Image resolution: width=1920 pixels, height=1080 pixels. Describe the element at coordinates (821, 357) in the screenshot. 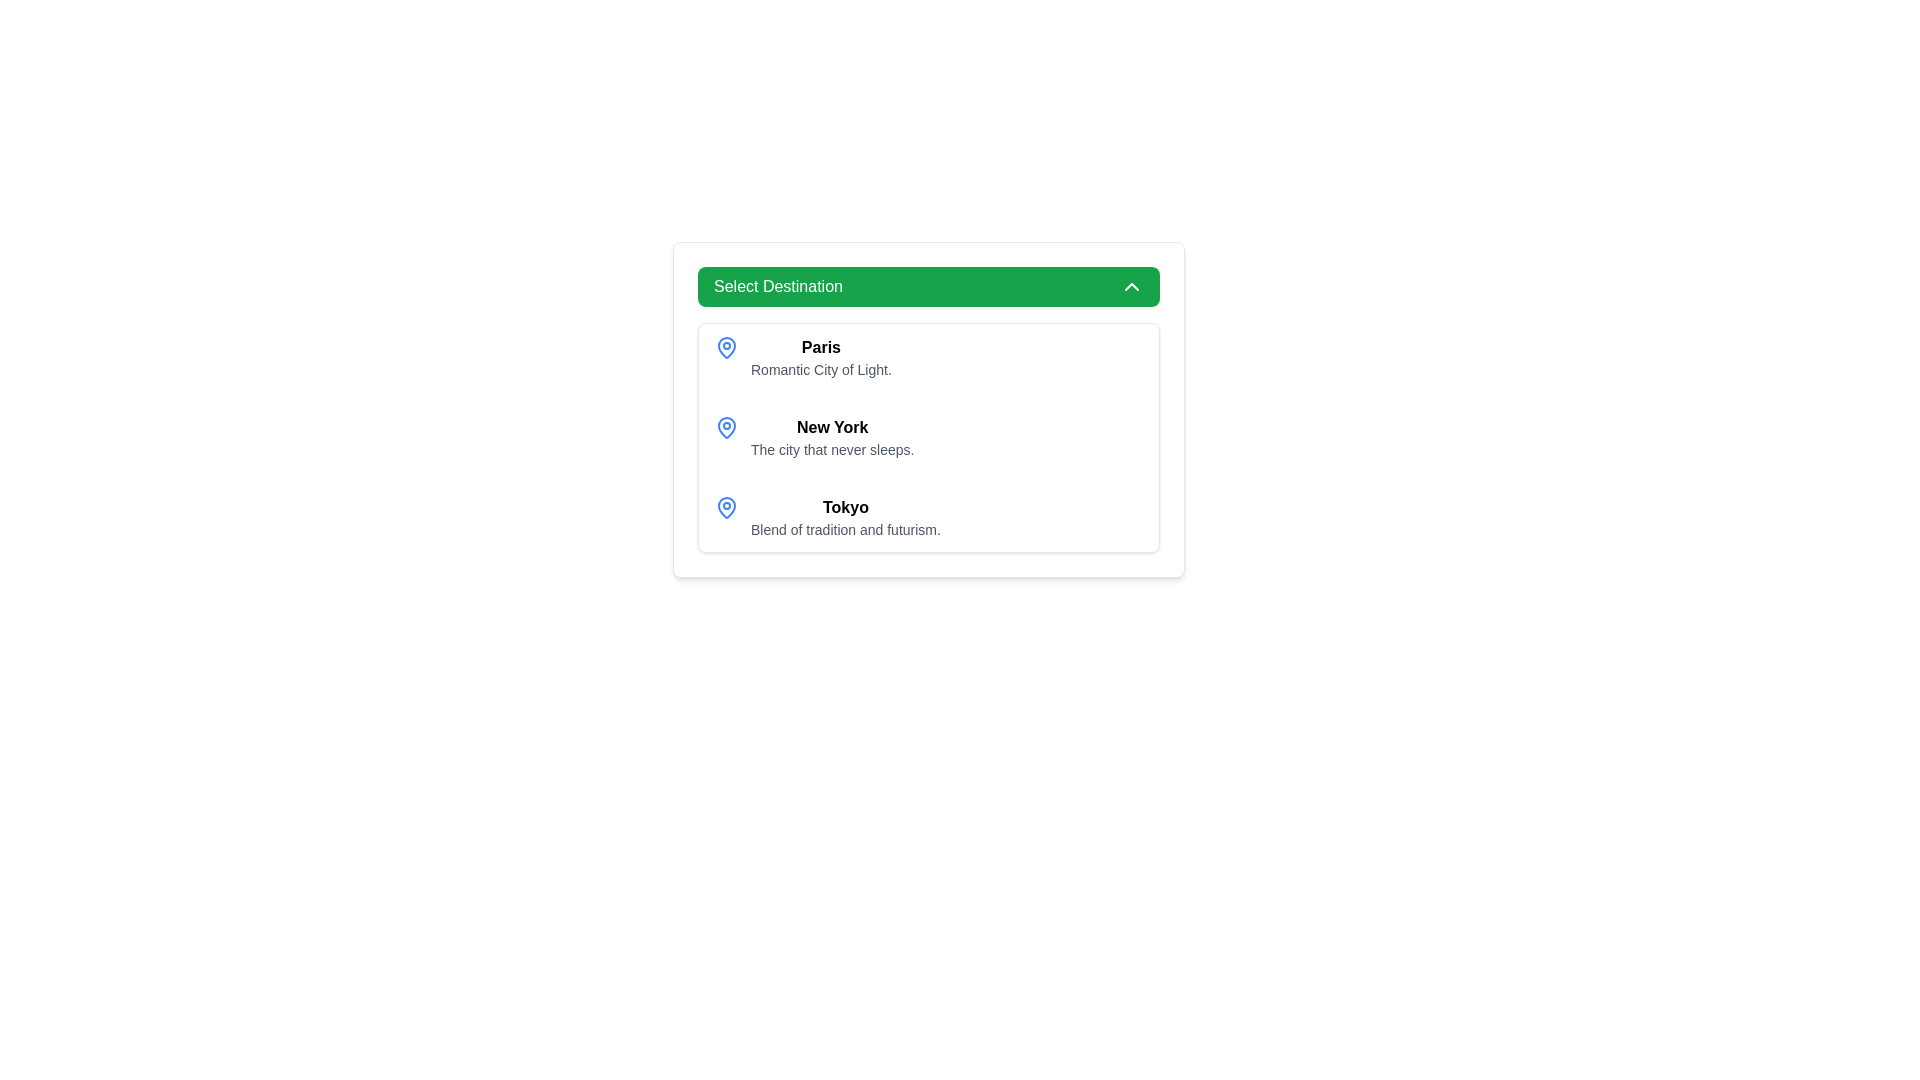

I see `the first list item in the 'Select Destination' dropdown menu` at that location.